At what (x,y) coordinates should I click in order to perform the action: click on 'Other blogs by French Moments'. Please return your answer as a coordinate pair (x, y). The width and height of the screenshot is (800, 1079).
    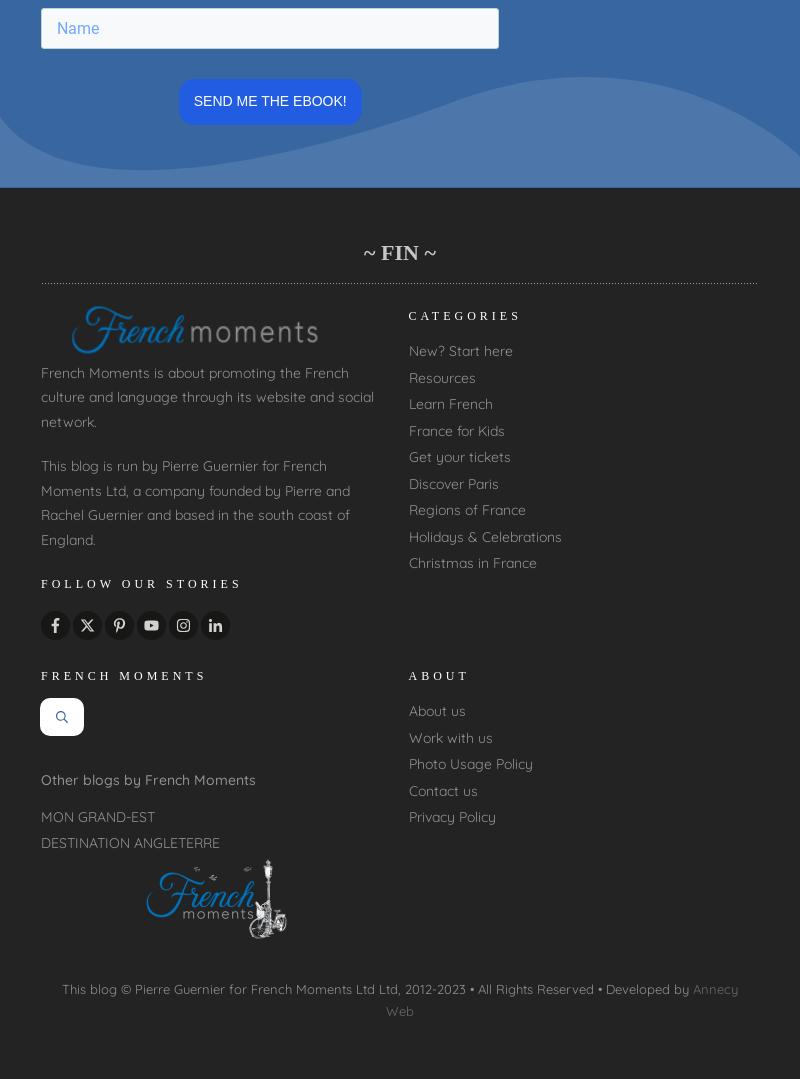
    Looking at the image, I should click on (148, 780).